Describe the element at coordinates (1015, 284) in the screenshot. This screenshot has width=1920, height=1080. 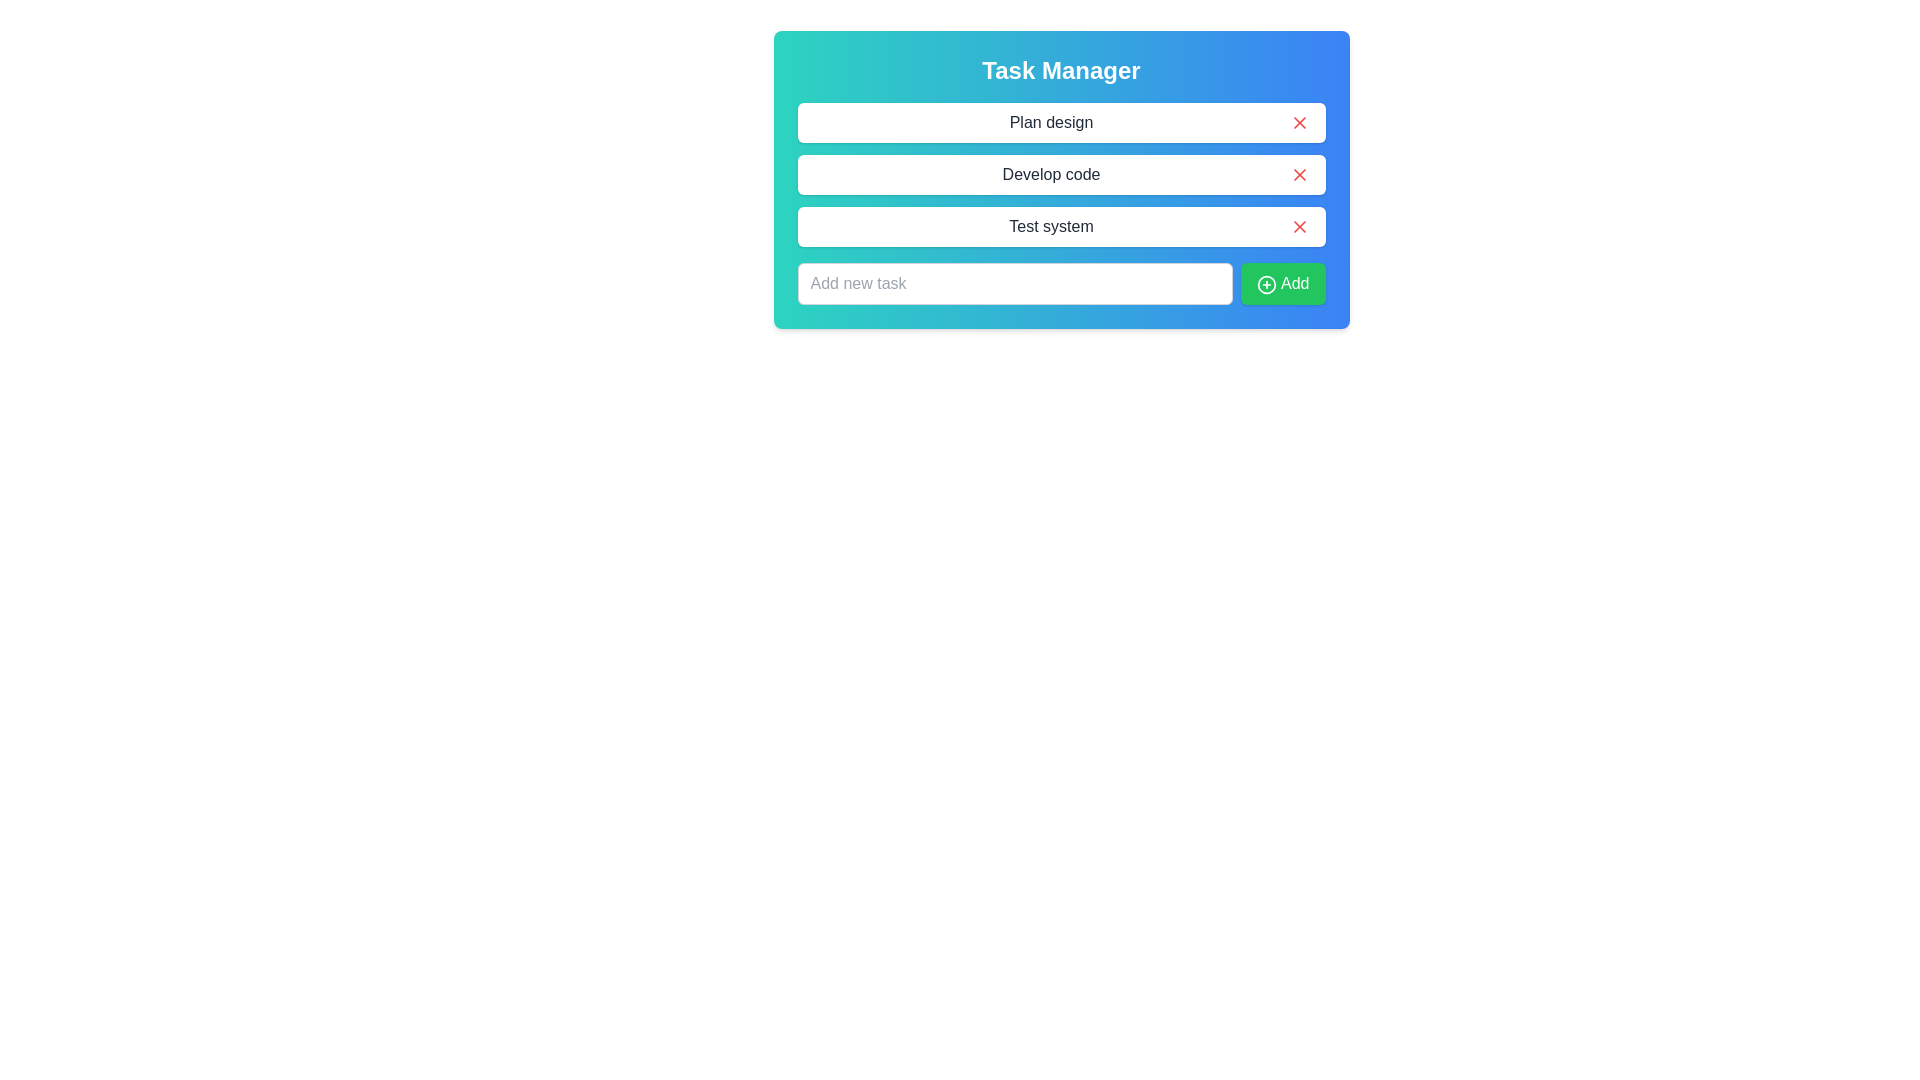
I see `the text input field by clicking on it` at that location.